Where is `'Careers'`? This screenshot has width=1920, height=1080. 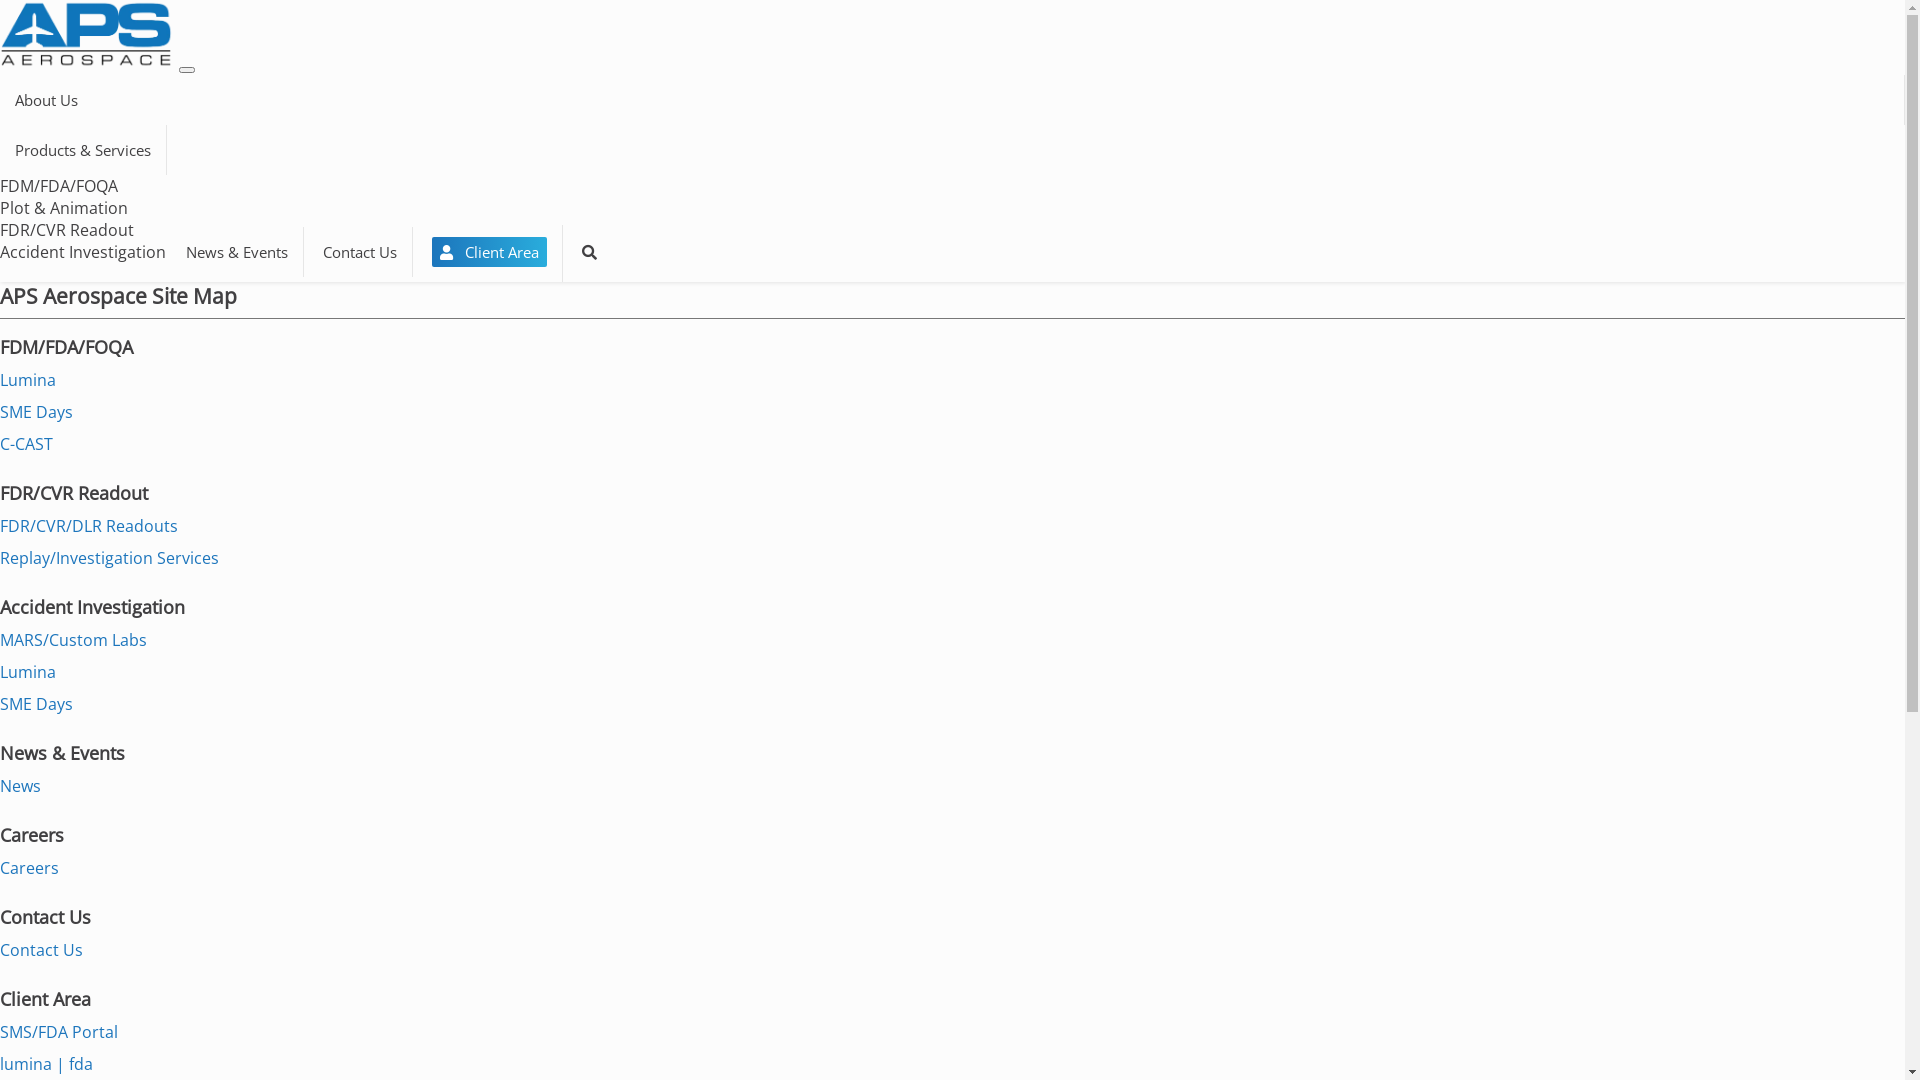 'Careers' is located at coordinates (29, 866).